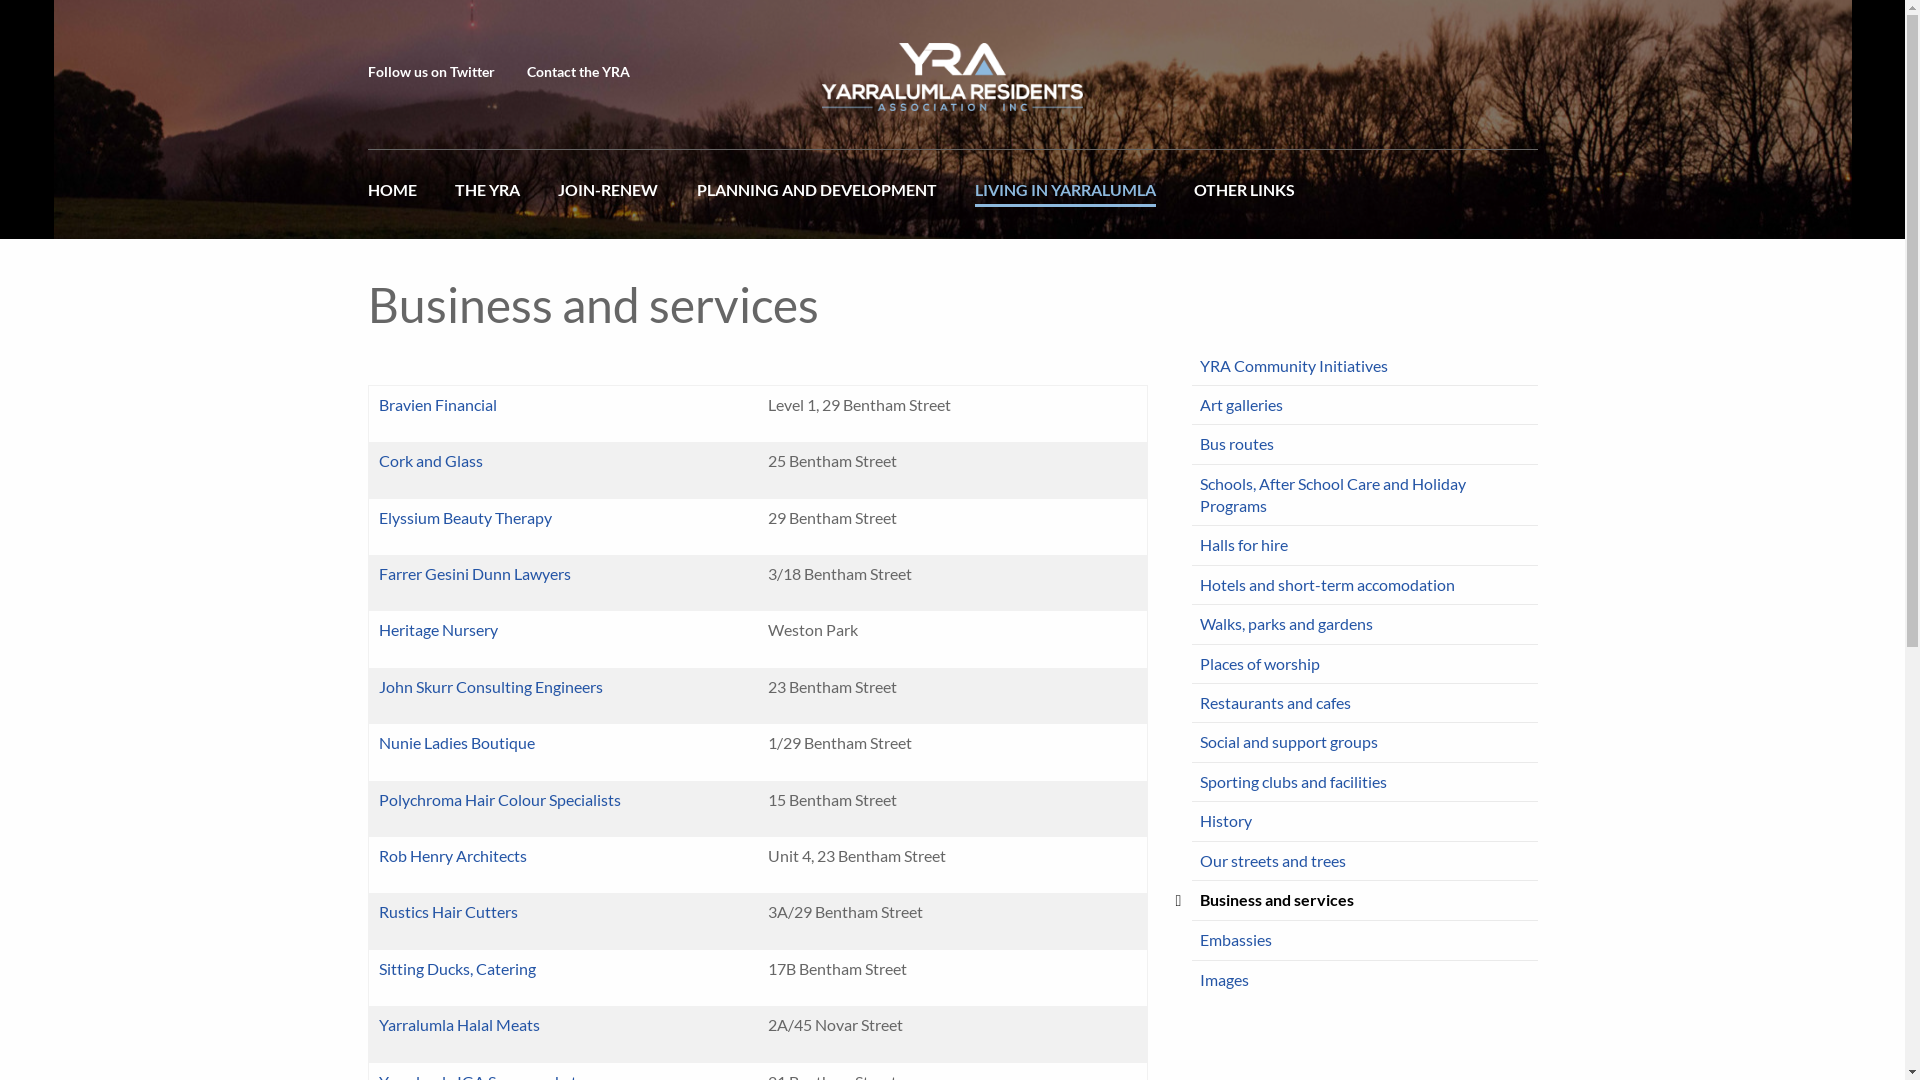 This screenshot has height=1080, width=1920. Describe the element at coordinates (499, 798) in the screenshot. I see `'Polychroma Hair Colour Specialists'` at that location.